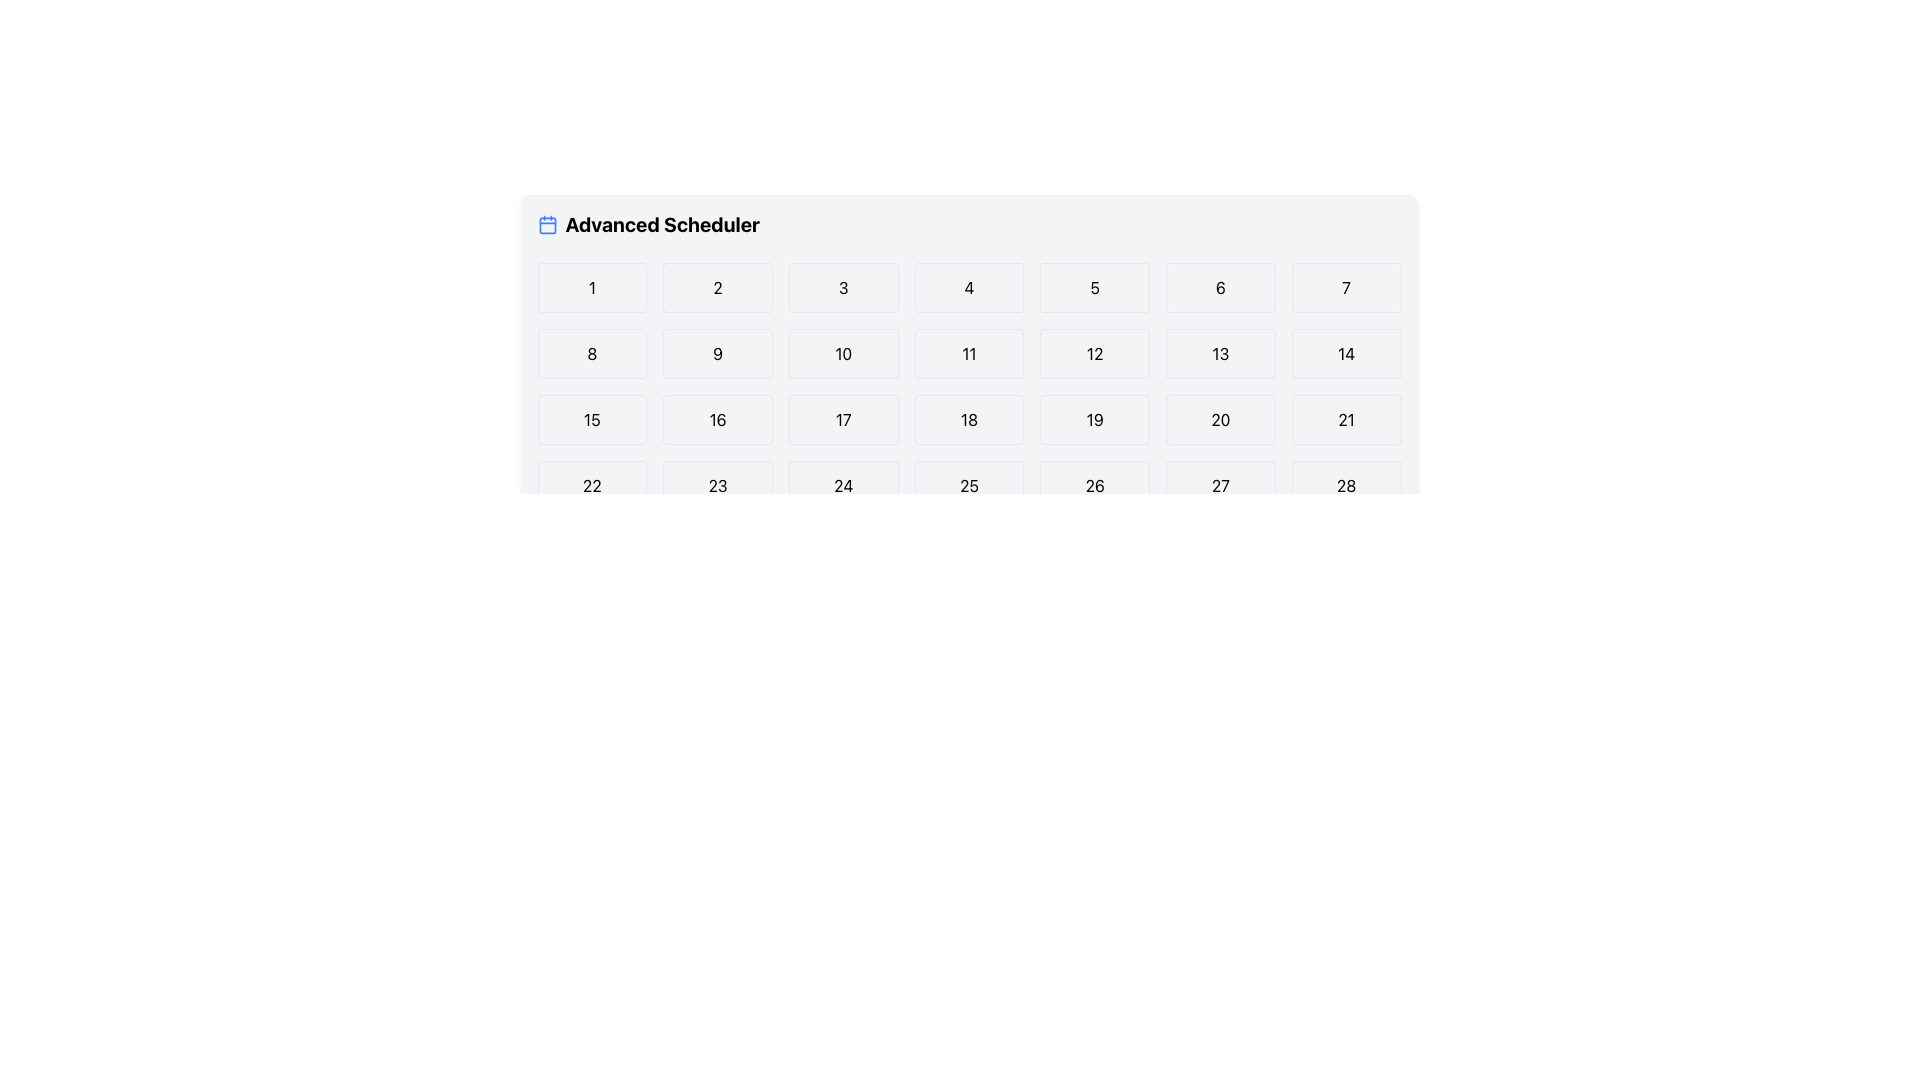  I want to click on the button displaying the numeral '17', which is located in the third row and third column of the grid, so click(843, 419).